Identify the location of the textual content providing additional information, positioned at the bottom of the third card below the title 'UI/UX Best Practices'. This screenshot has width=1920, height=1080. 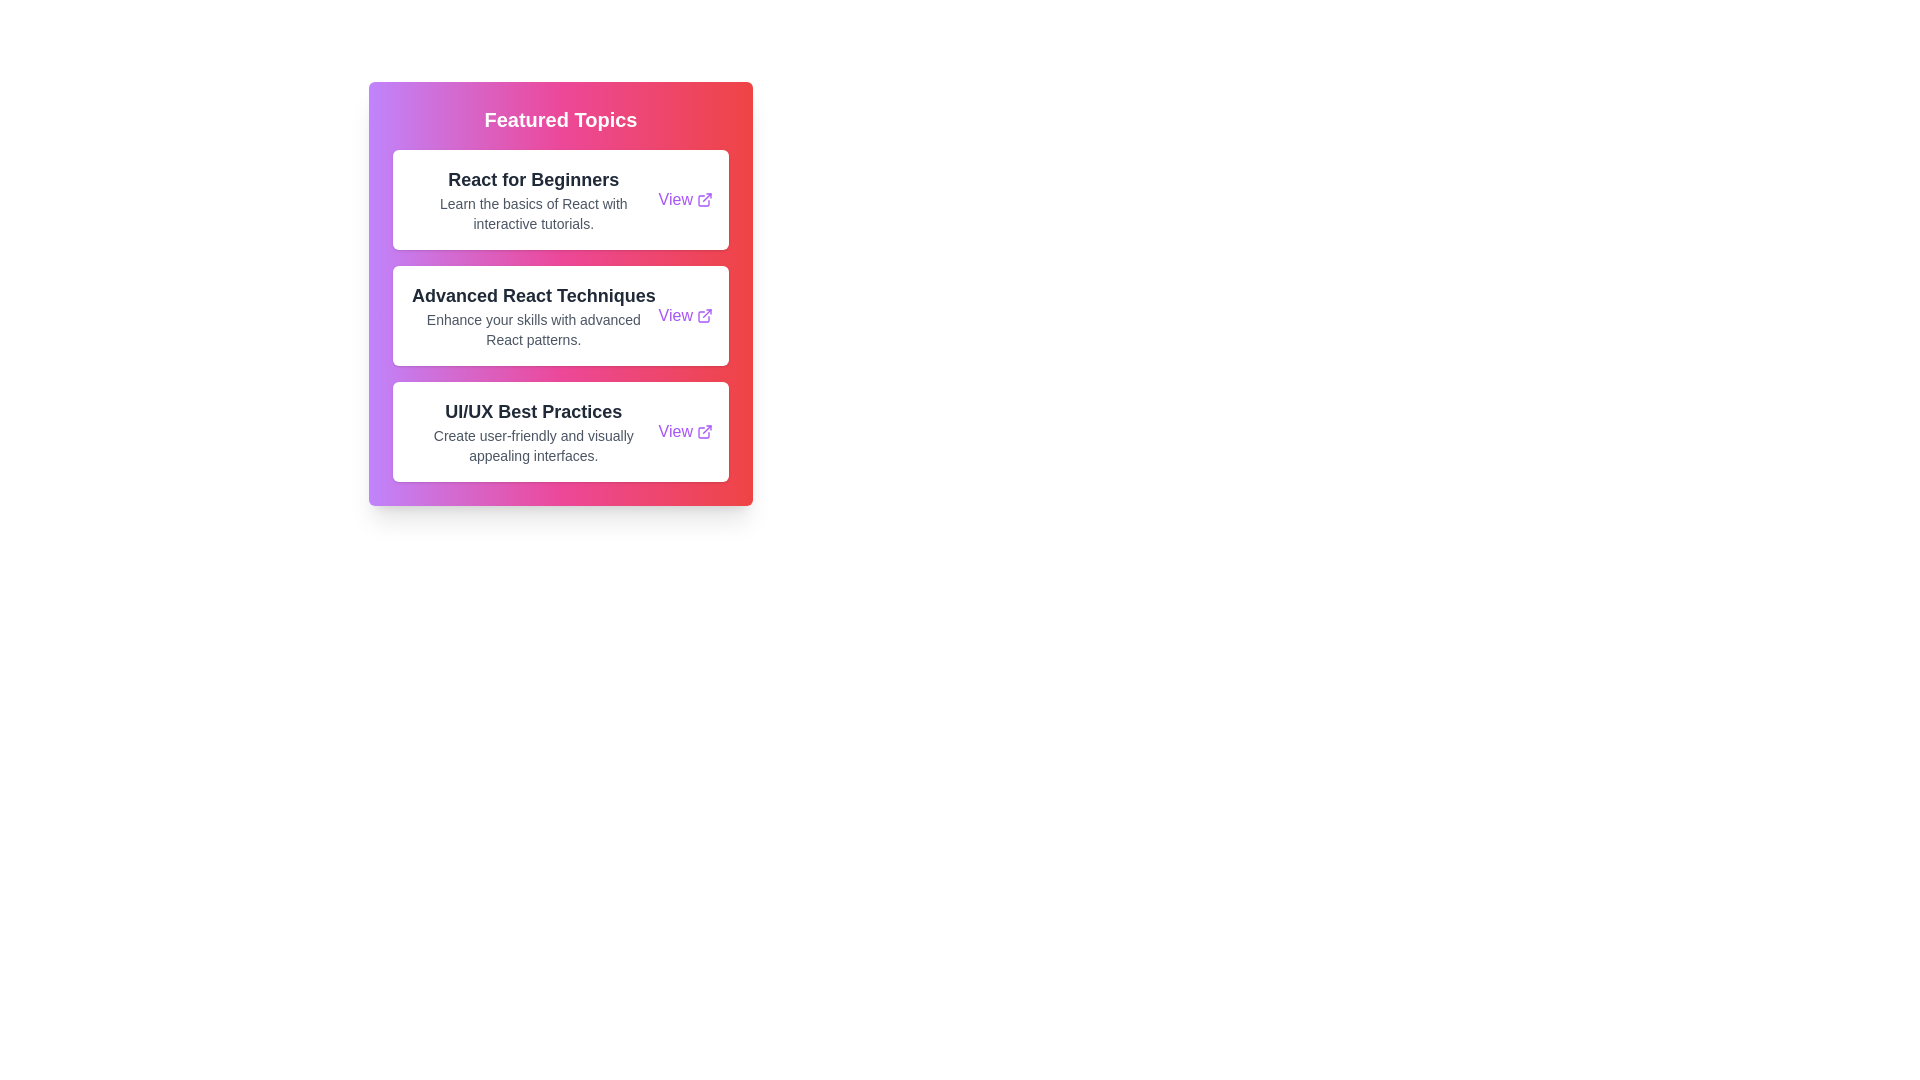
(533, 445).